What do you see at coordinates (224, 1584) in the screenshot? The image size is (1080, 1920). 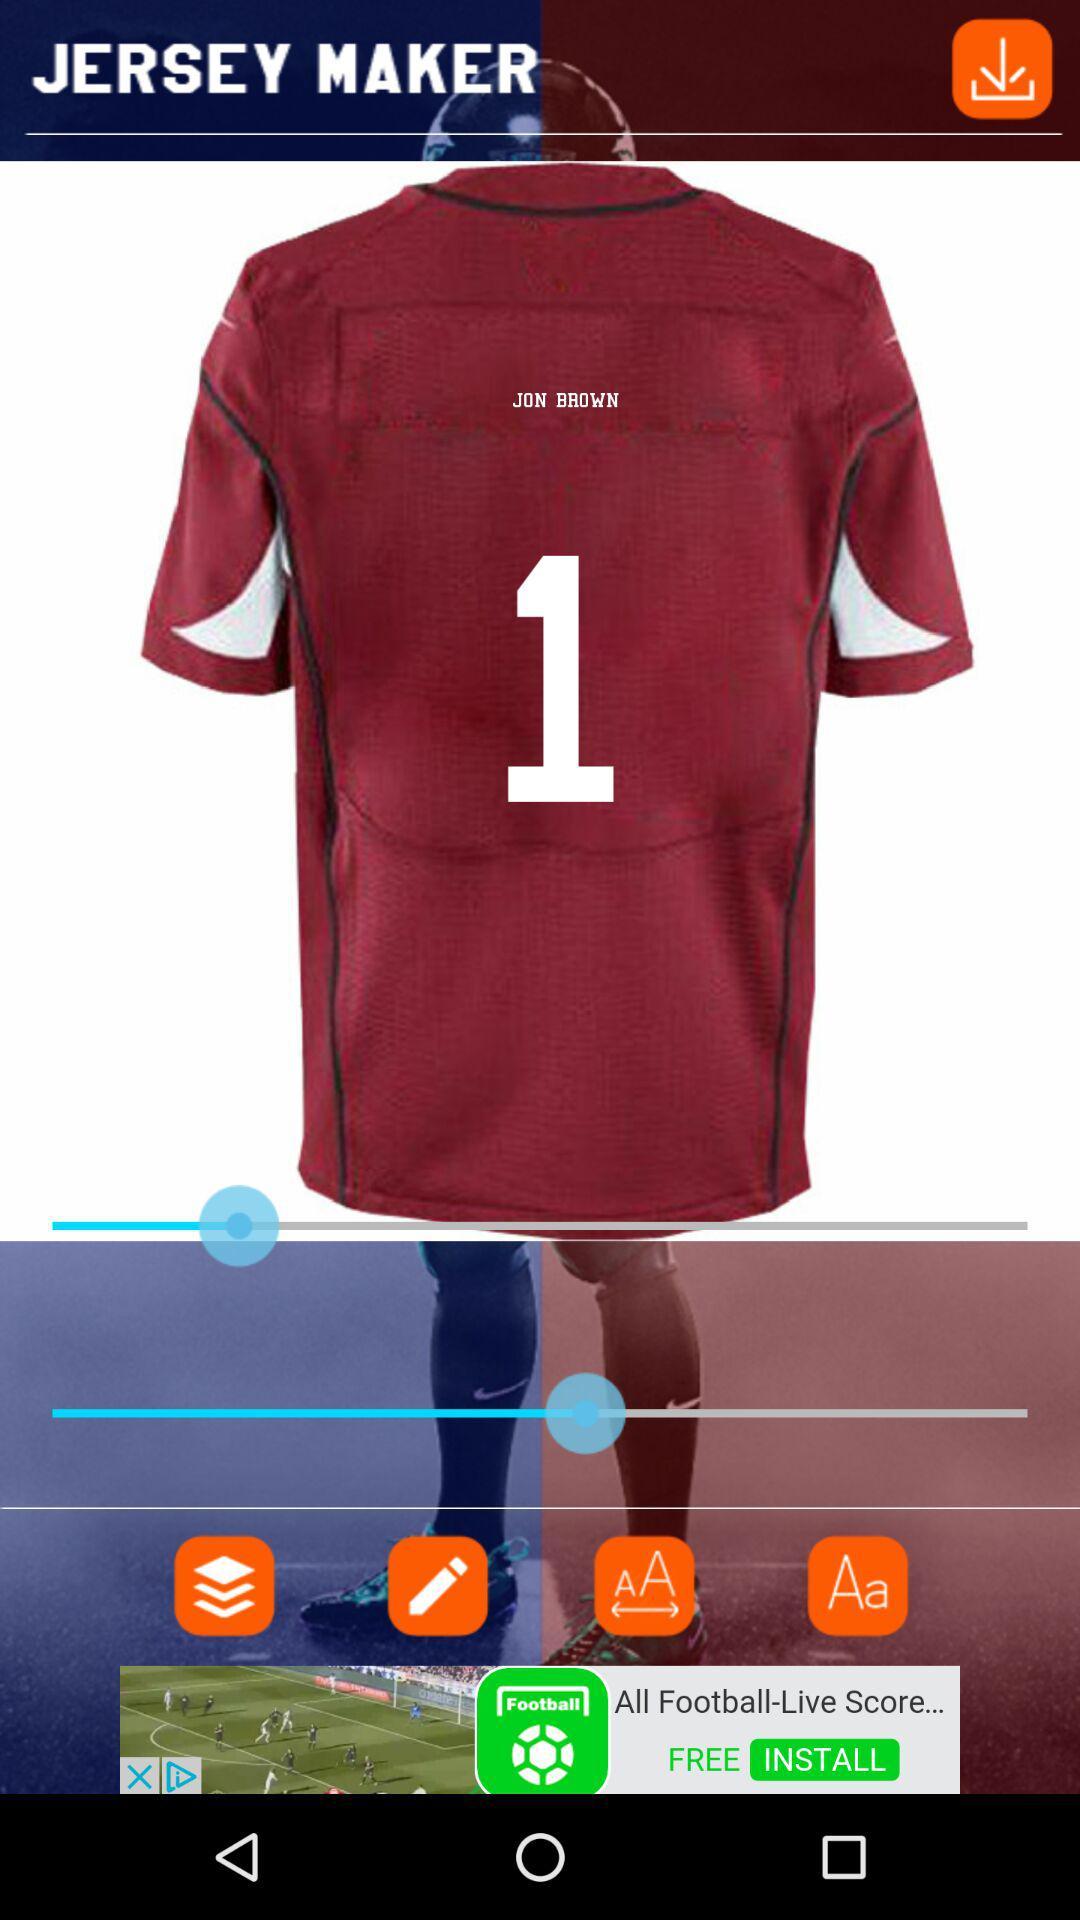 I see `settings button` at bounding box center [224, 1584].